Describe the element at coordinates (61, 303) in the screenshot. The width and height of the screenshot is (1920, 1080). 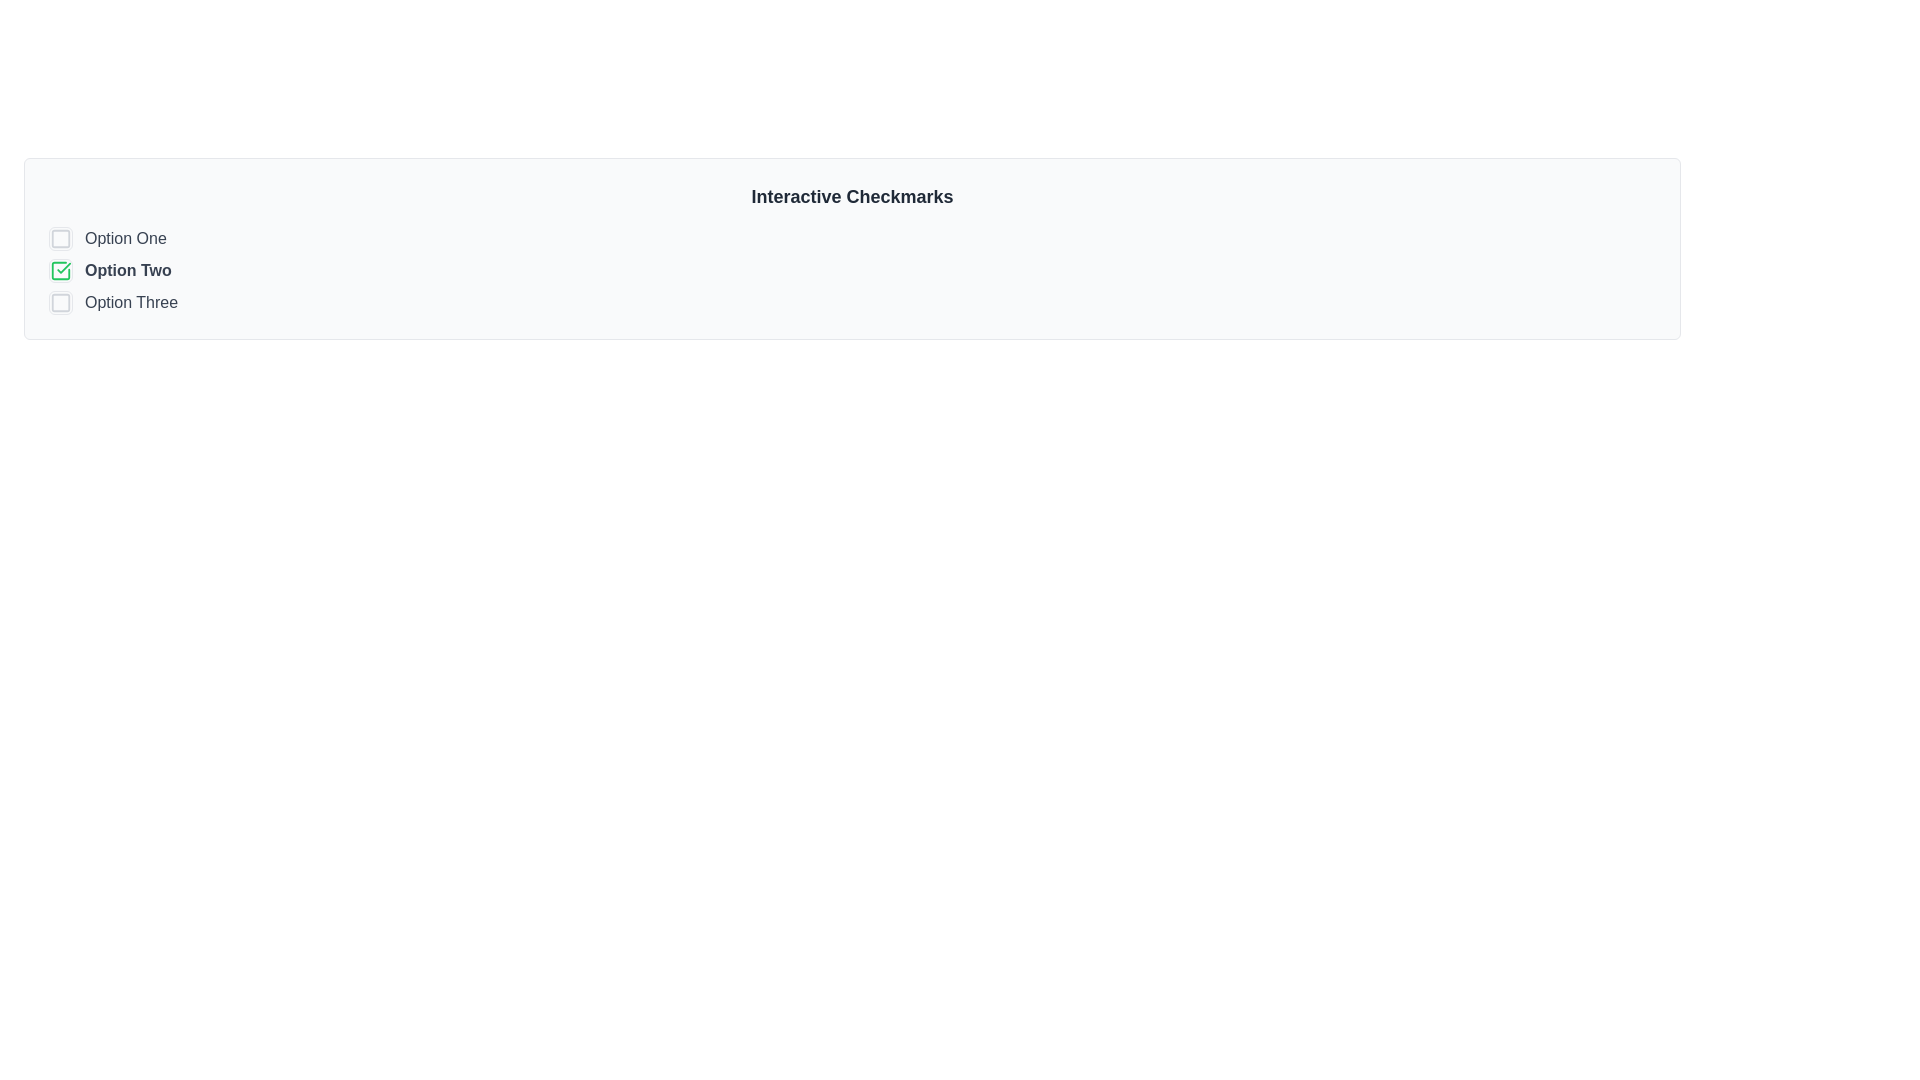
I see `the decorative visual element within the checkbox component that enhances the selection mechanism for the 'Option Three' text` at that location.